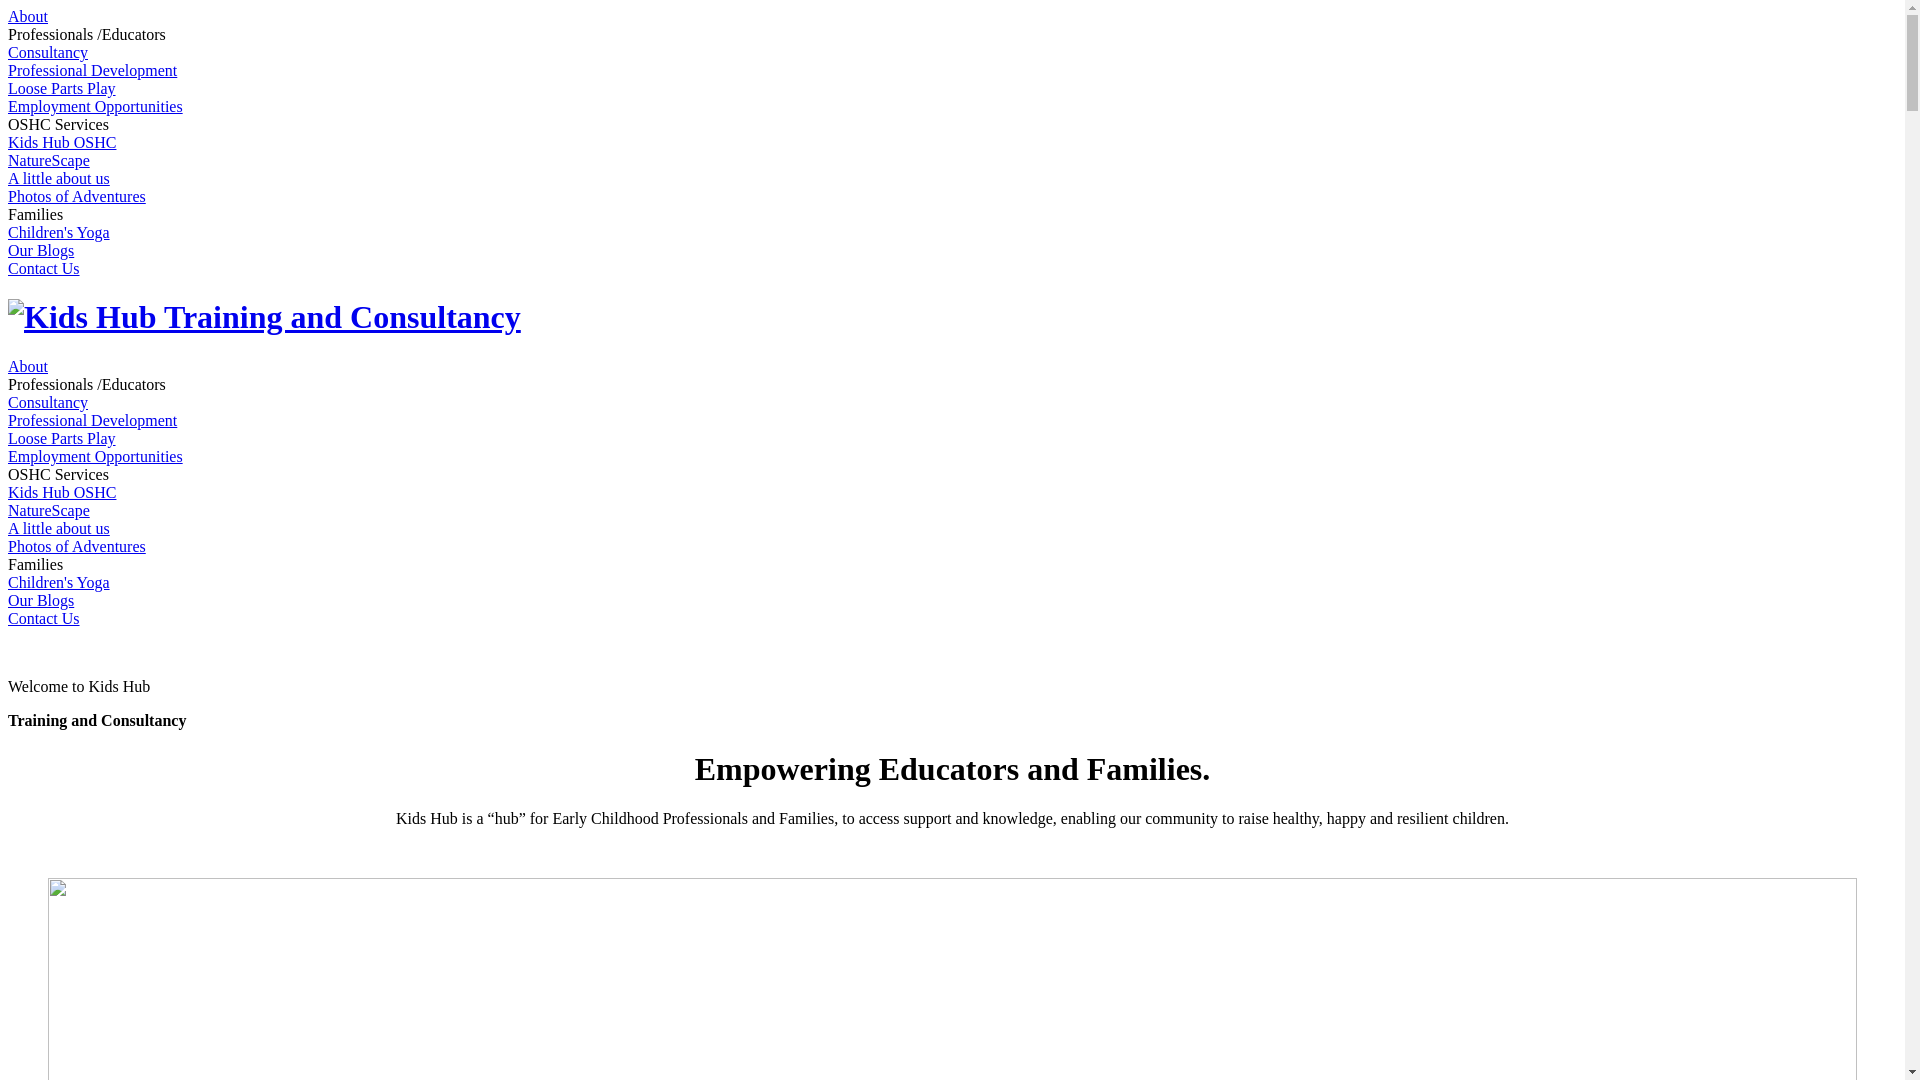  I want to click on 'Children's Yoga', so click(58, 231).